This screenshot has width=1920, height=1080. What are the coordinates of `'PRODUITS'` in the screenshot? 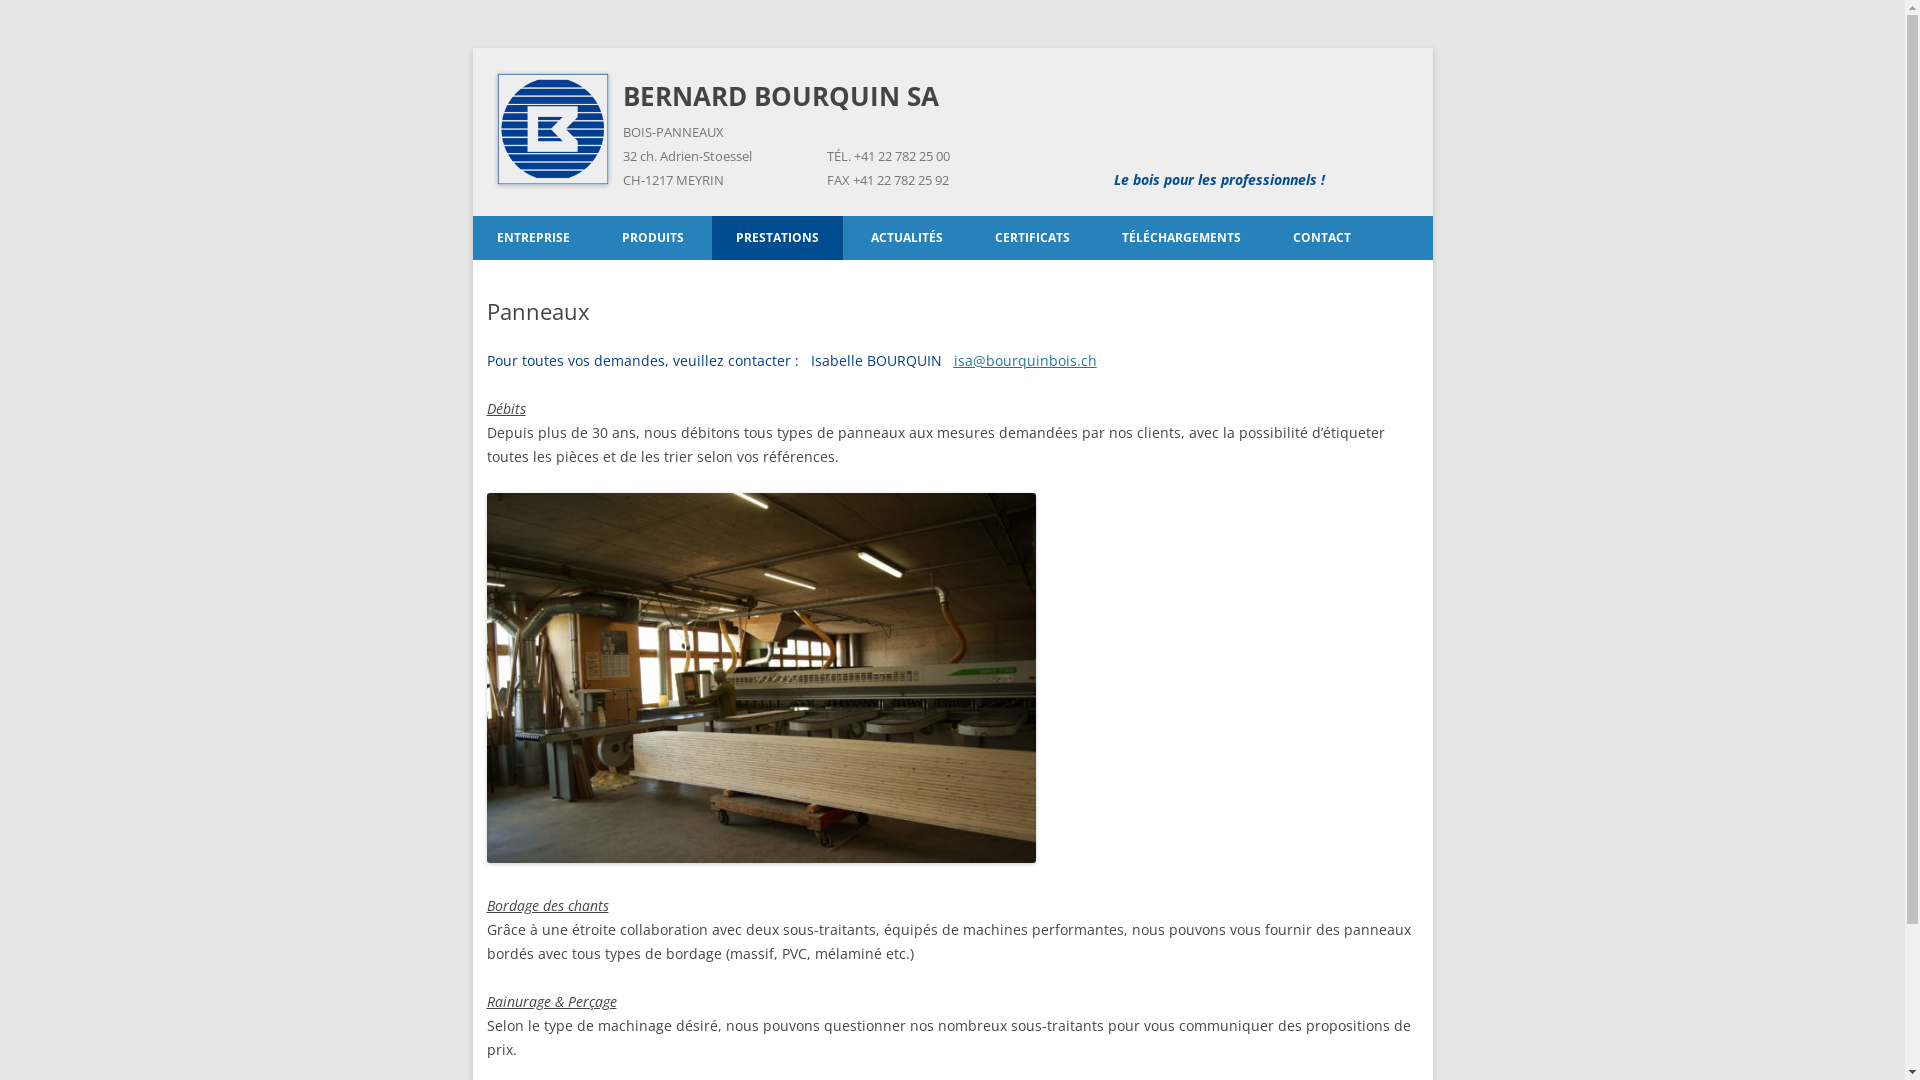 It's located at (652, 237).